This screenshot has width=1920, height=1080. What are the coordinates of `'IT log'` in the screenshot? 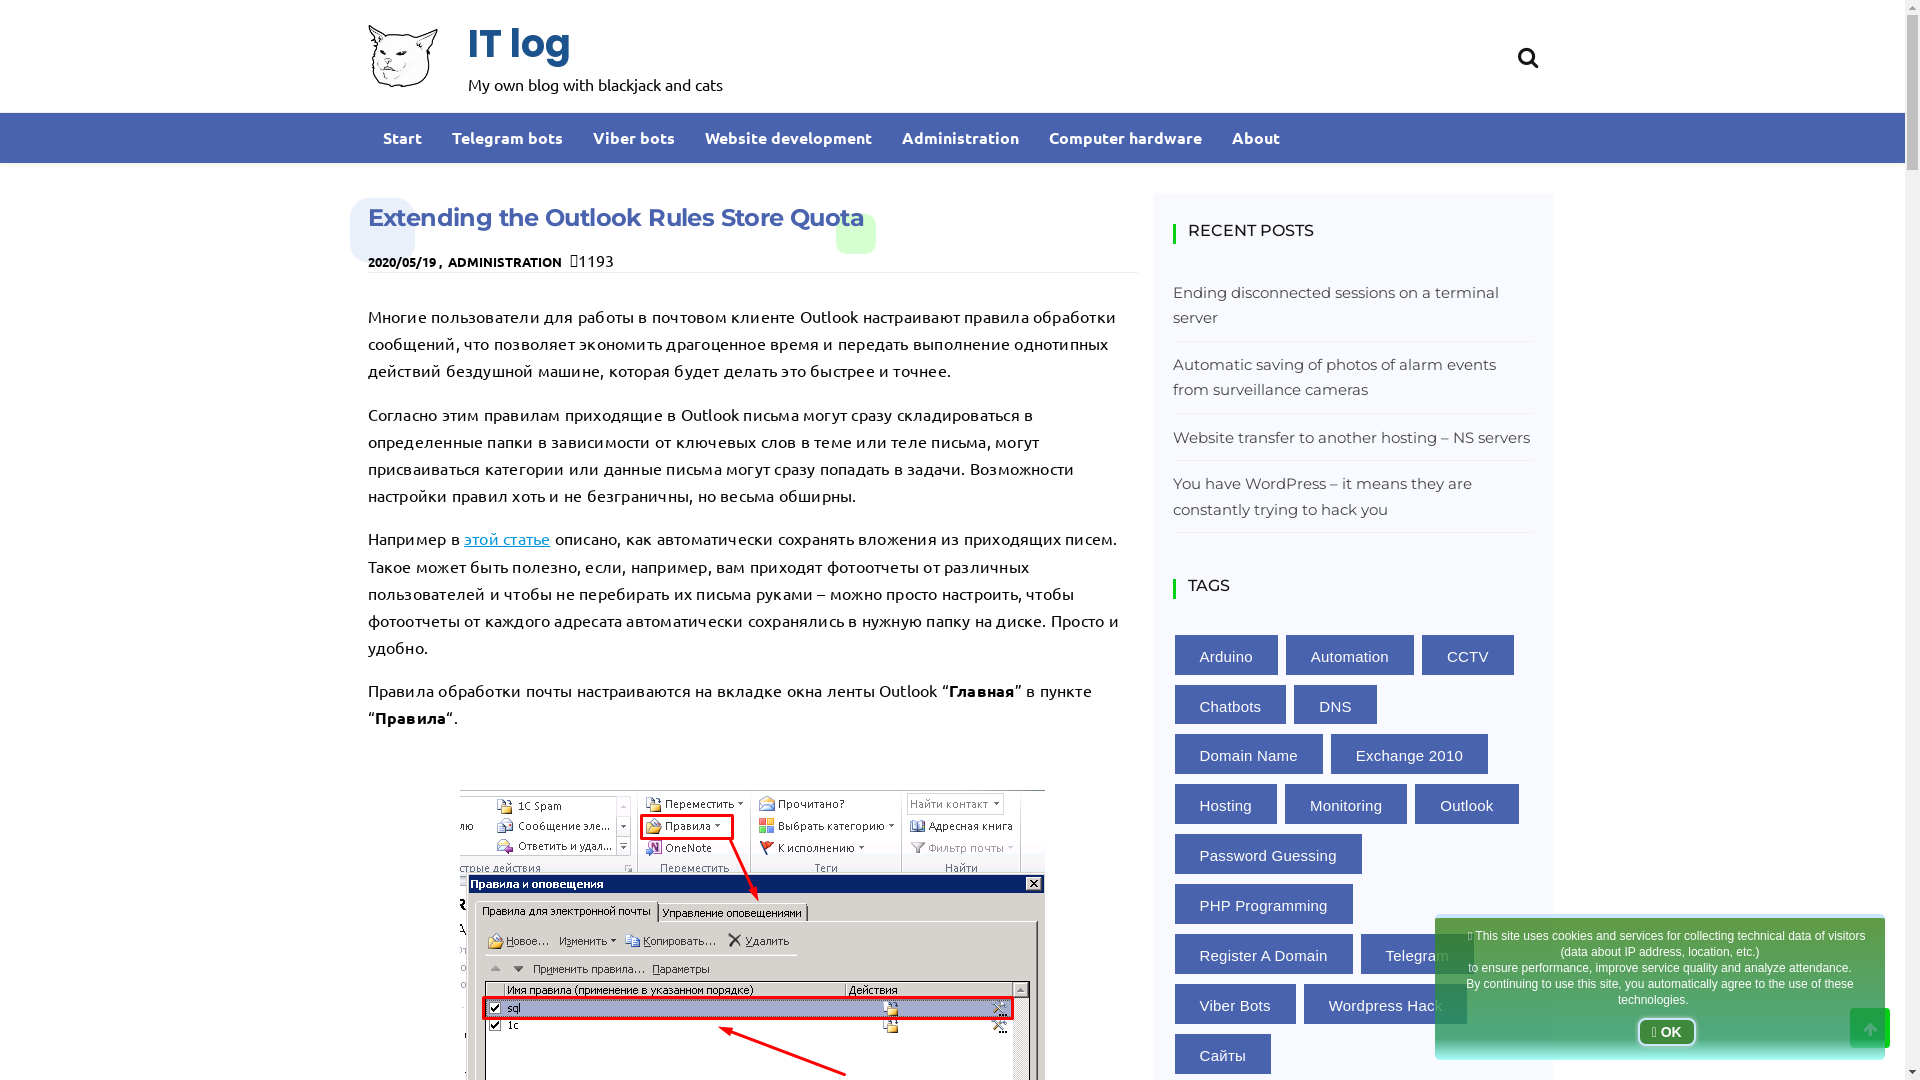 It's located at (519, 43).